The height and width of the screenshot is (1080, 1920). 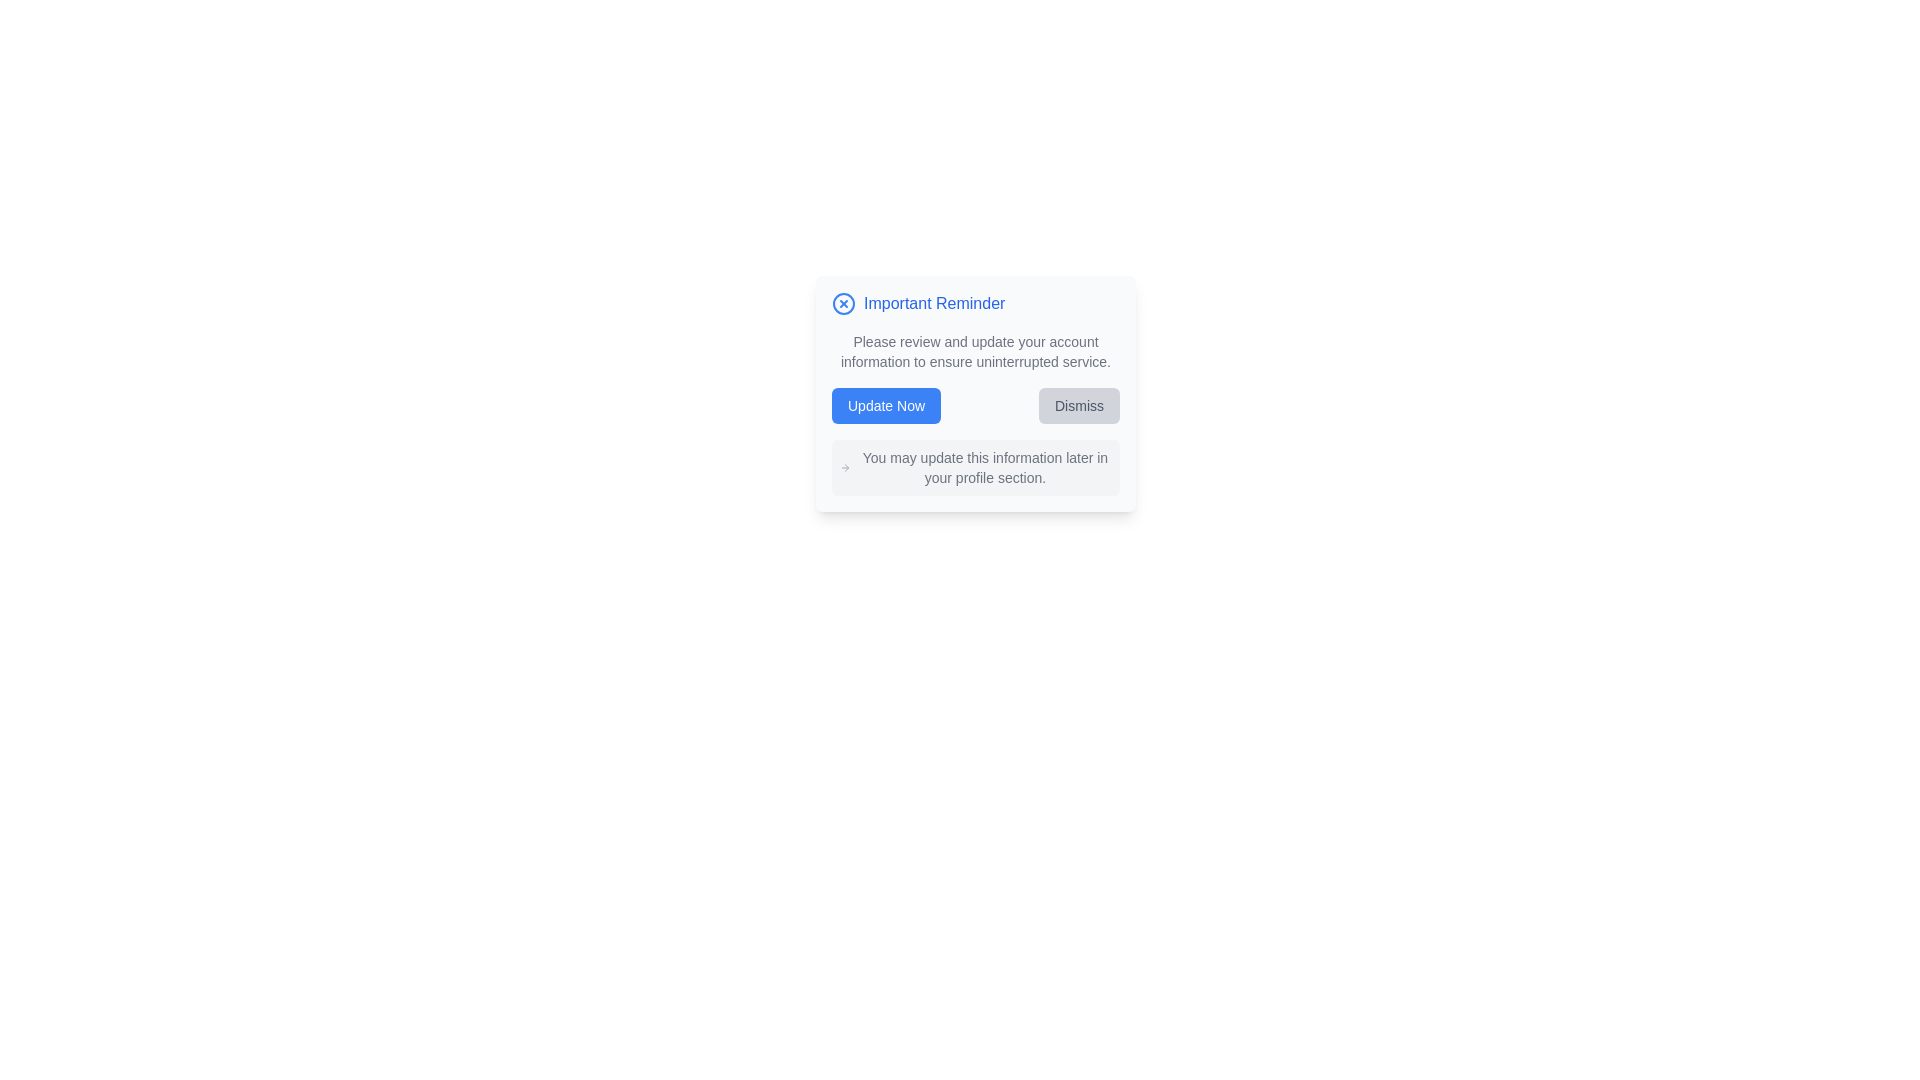 What do you see at coordinates (975, 350) in the screenshot?
I see `the informative text guiding users to verify their account details, located beneath the 'Important Reminder' header and above the 'Update Now' and 'Dismiss' buttons` at bounding box center [975, 350].